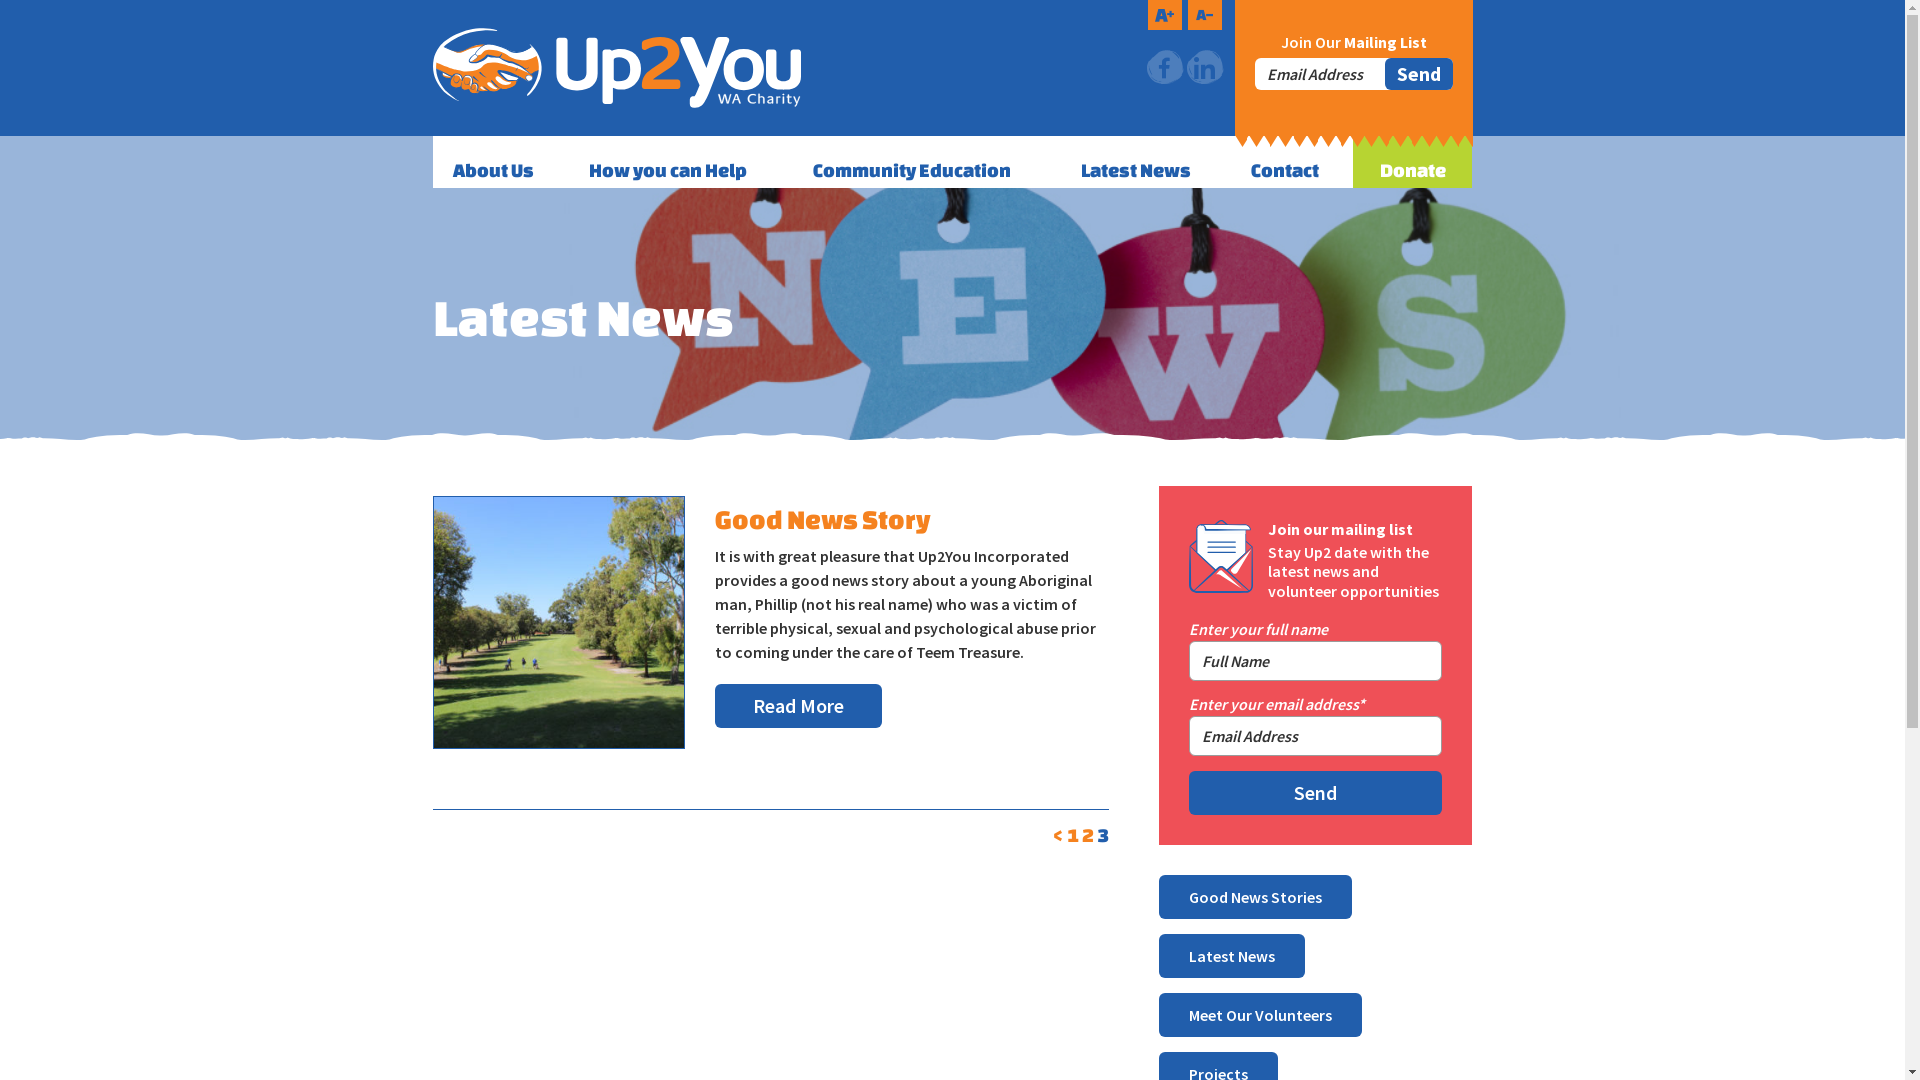 Image resolution: width=1920 pixels, height=1080 pixels. What do you see at coordinates (1291, 161) in the screenshot?
I see `'Contact'` at bounding box center [1291, 161].